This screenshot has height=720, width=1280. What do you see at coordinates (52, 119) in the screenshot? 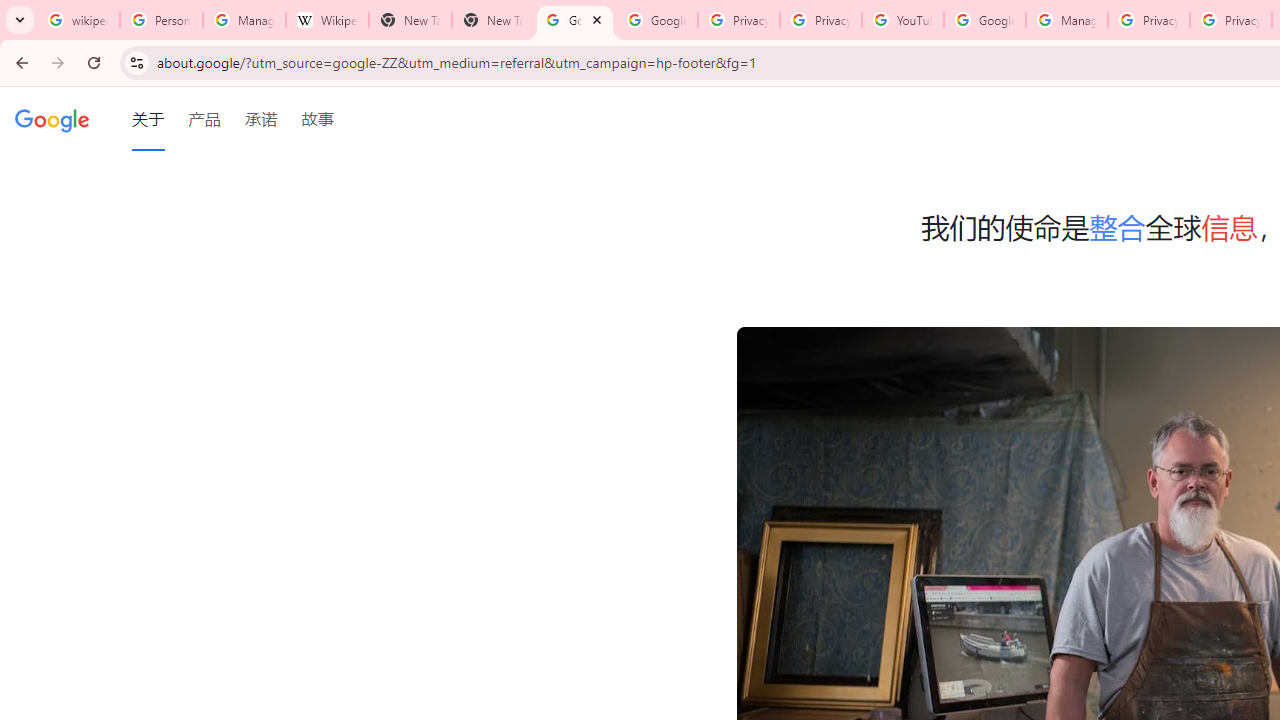
I see `'Google'` at bounding box center [52, 119].